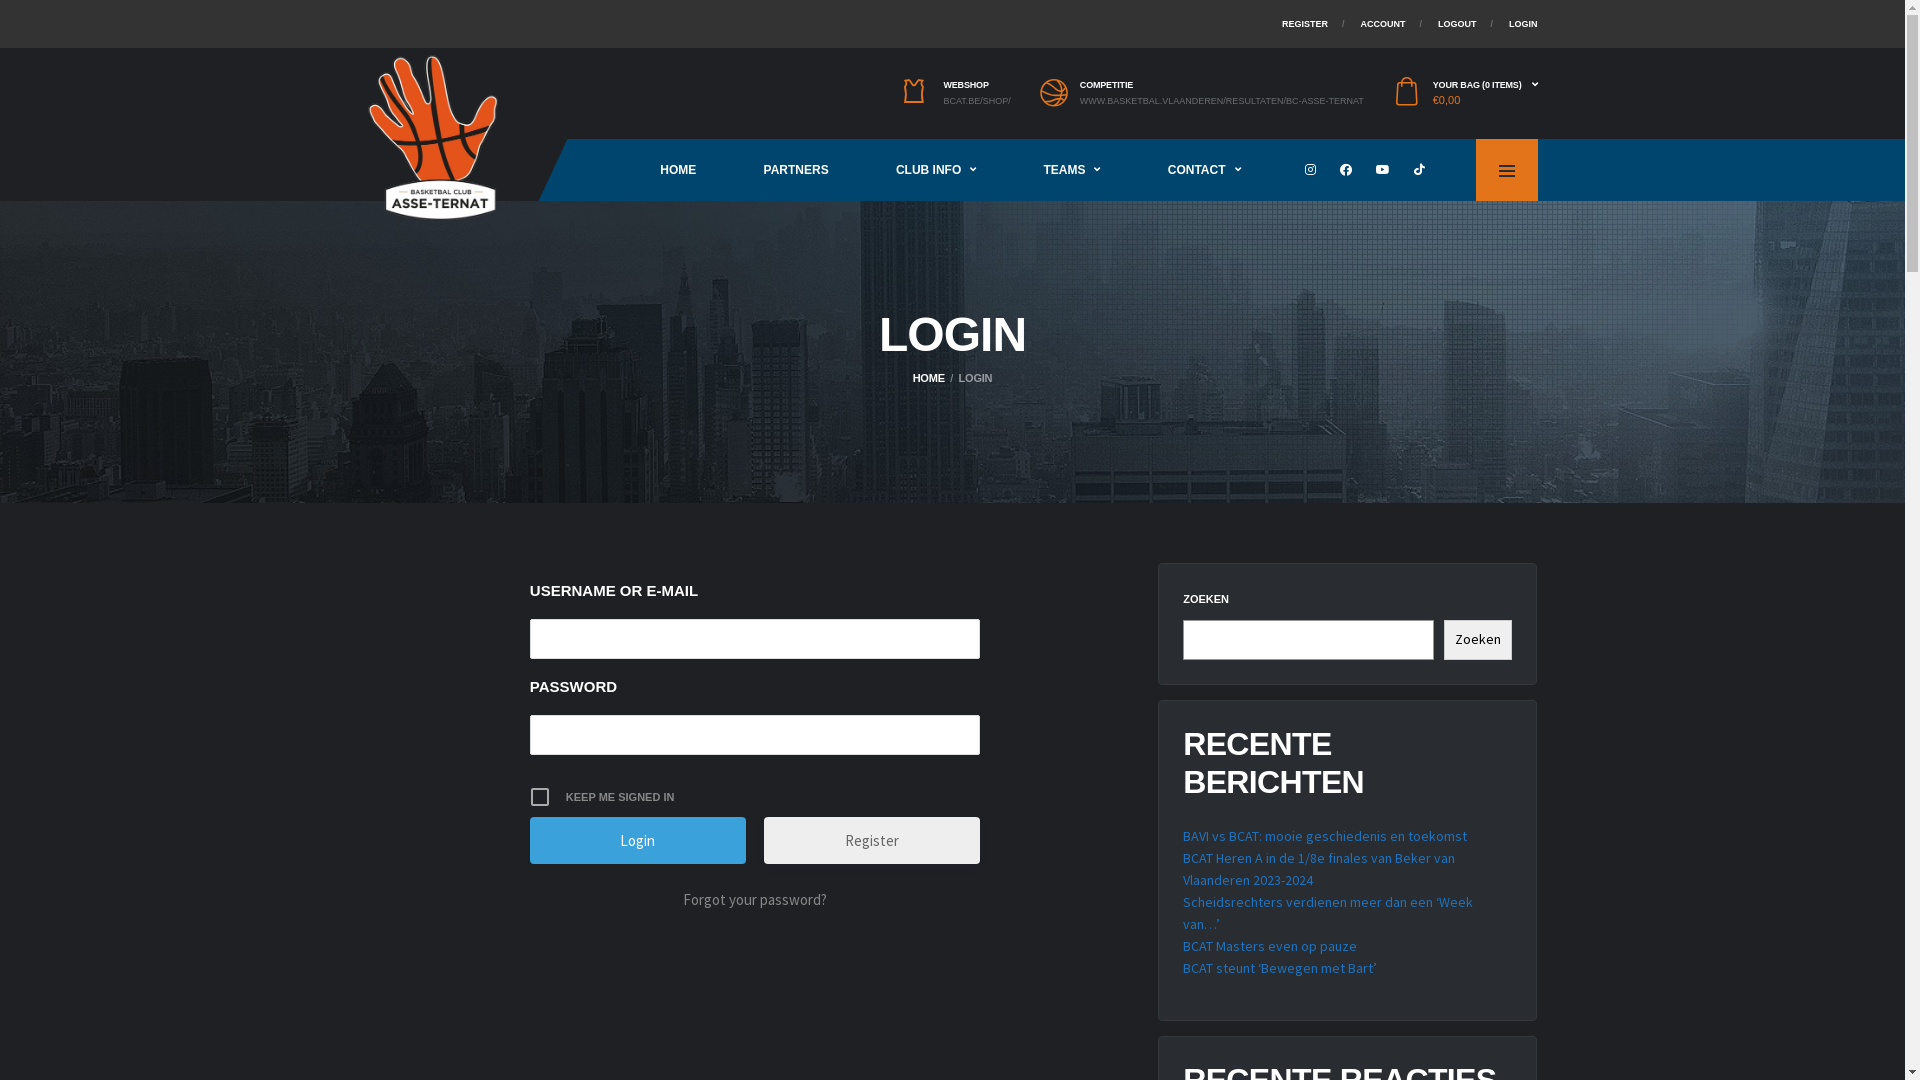 This screenshot has height=1080, width=1920. I want to click on 'Register', so click(872, 840).